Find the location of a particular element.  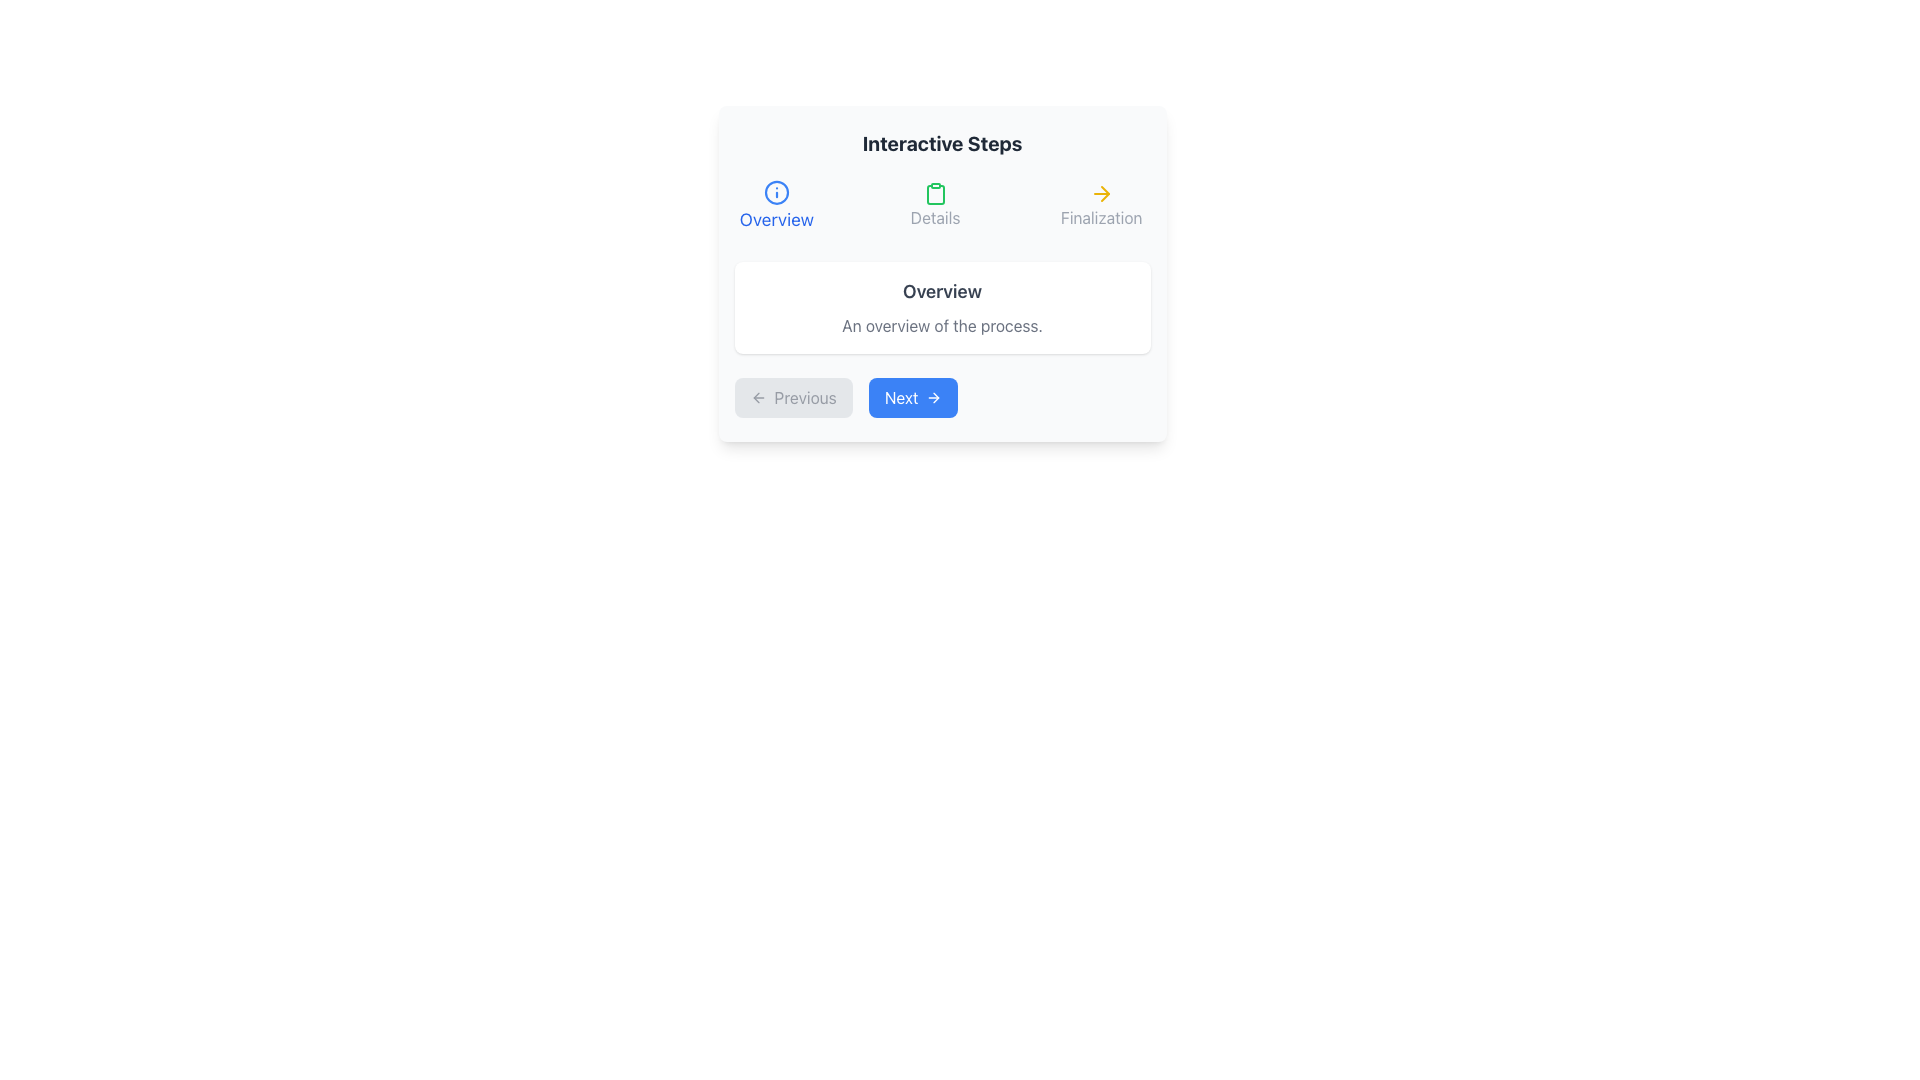

the 'Details' button in the multi-step navigation interface is located at coordinates (934, 205).